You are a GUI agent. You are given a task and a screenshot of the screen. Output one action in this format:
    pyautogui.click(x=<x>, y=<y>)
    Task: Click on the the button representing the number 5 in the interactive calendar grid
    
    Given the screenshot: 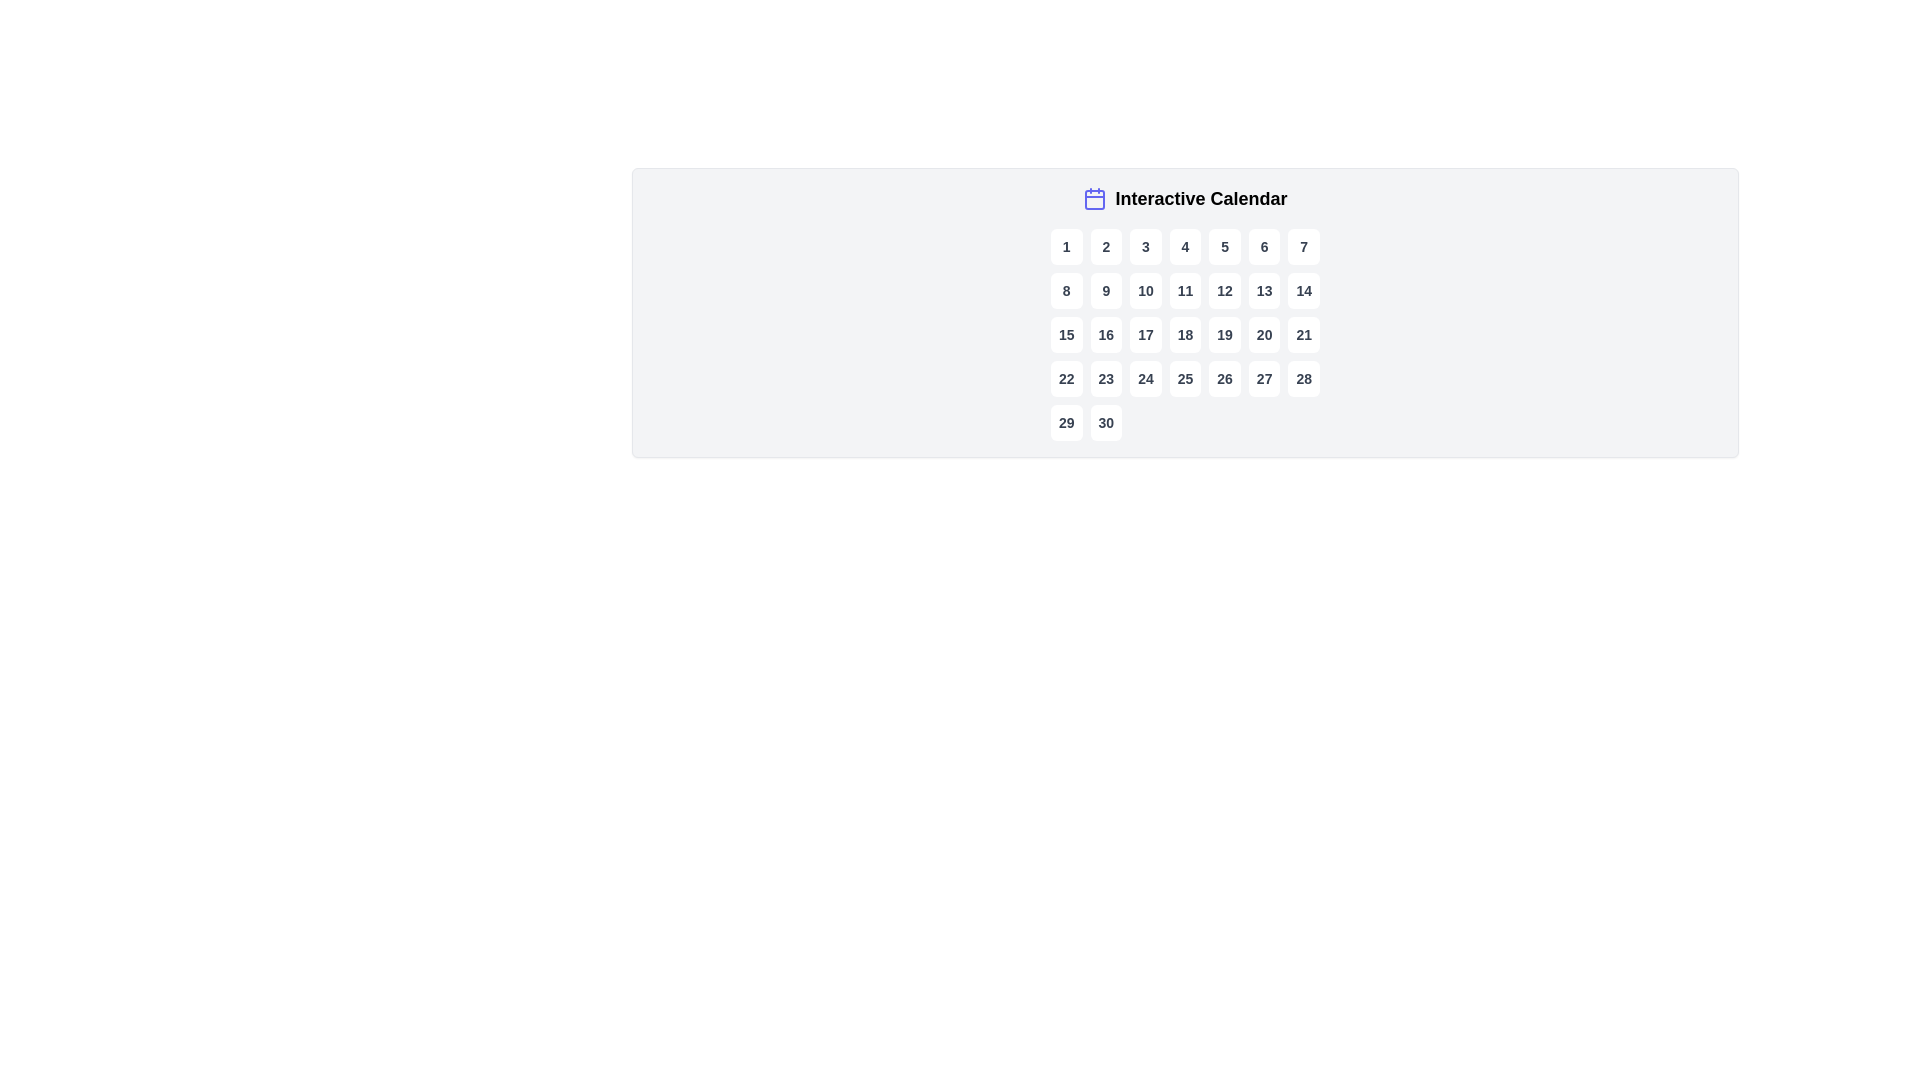 What is the action you would take?
    pyautogui.click(x=1224, y=245)
    